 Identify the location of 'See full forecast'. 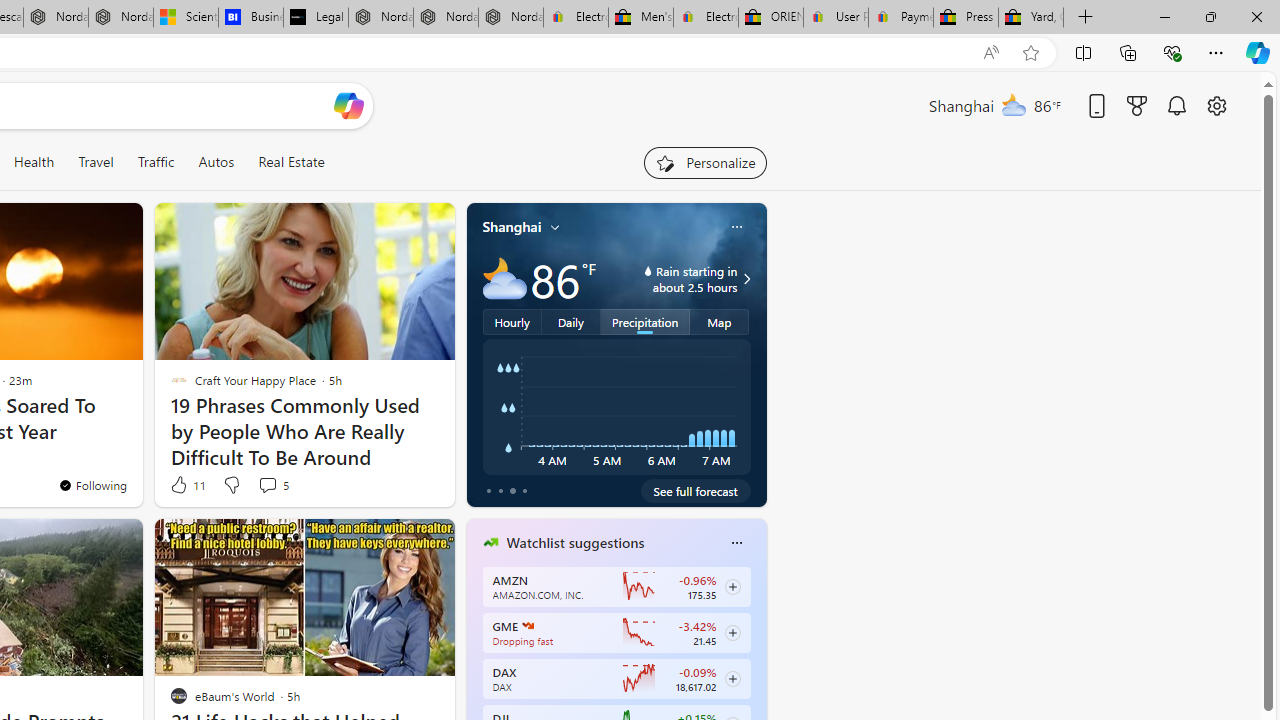
(695, 491).